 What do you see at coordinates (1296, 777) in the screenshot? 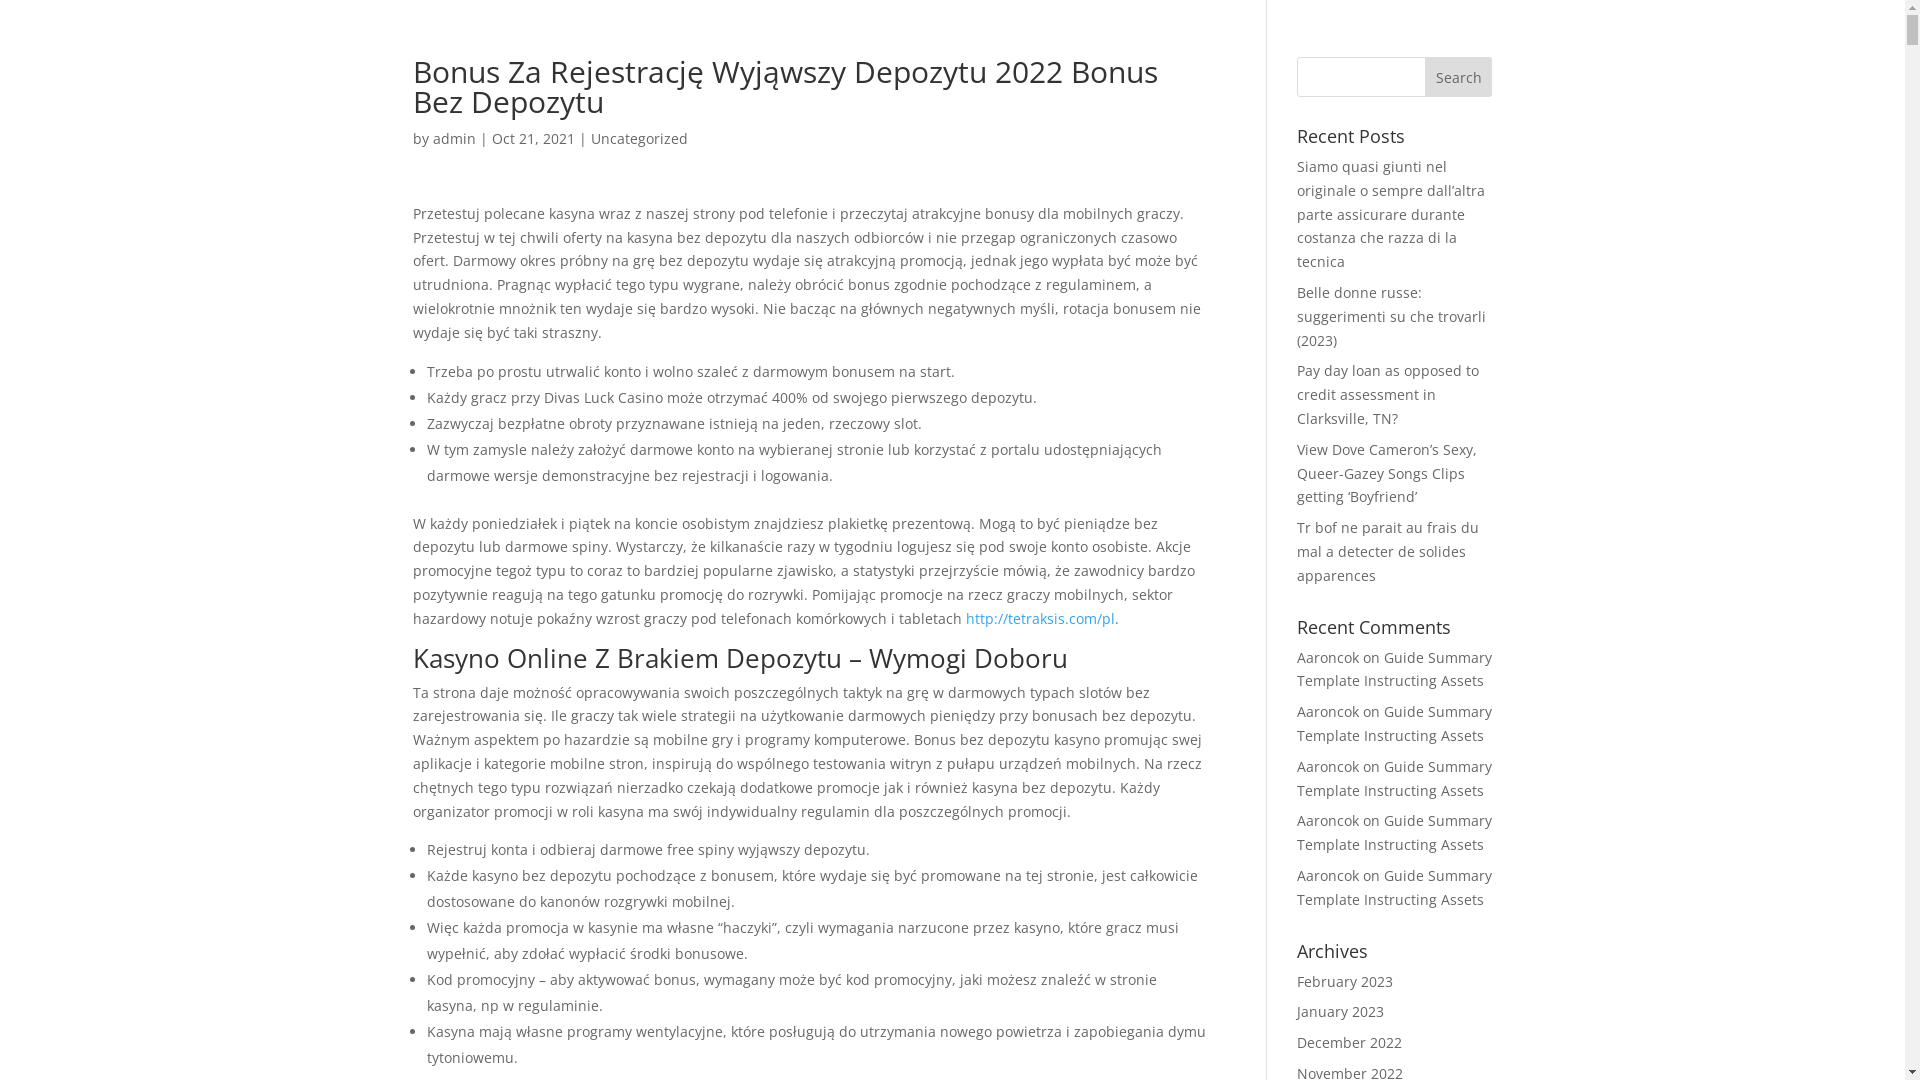
I see `'Guide Summary Template Instructing Assets'` at bounding box center [1296, 777].